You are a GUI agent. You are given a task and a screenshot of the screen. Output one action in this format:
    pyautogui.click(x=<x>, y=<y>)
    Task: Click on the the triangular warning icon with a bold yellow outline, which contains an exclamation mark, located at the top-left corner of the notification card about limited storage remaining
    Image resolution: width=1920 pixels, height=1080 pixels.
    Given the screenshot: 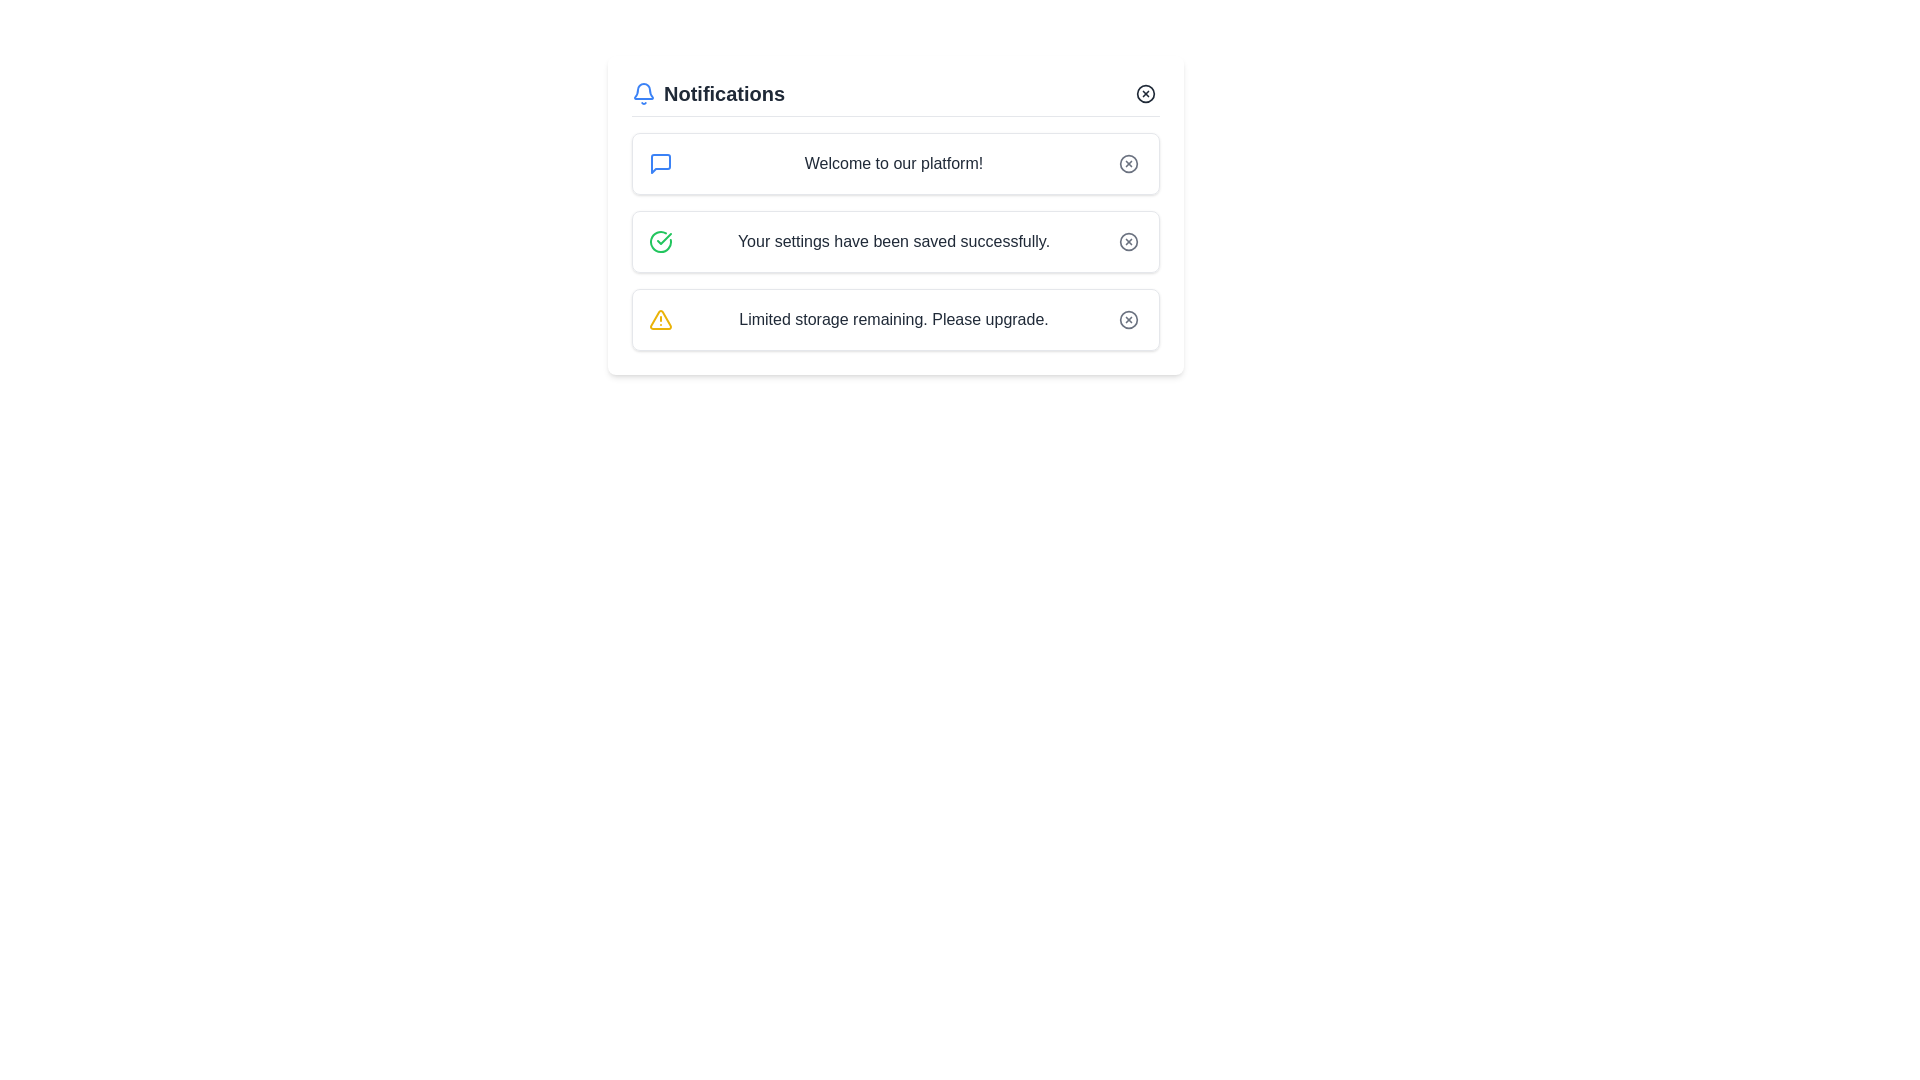 What is the action you would take?
    pyautogui.click(x=661, y=319)
    